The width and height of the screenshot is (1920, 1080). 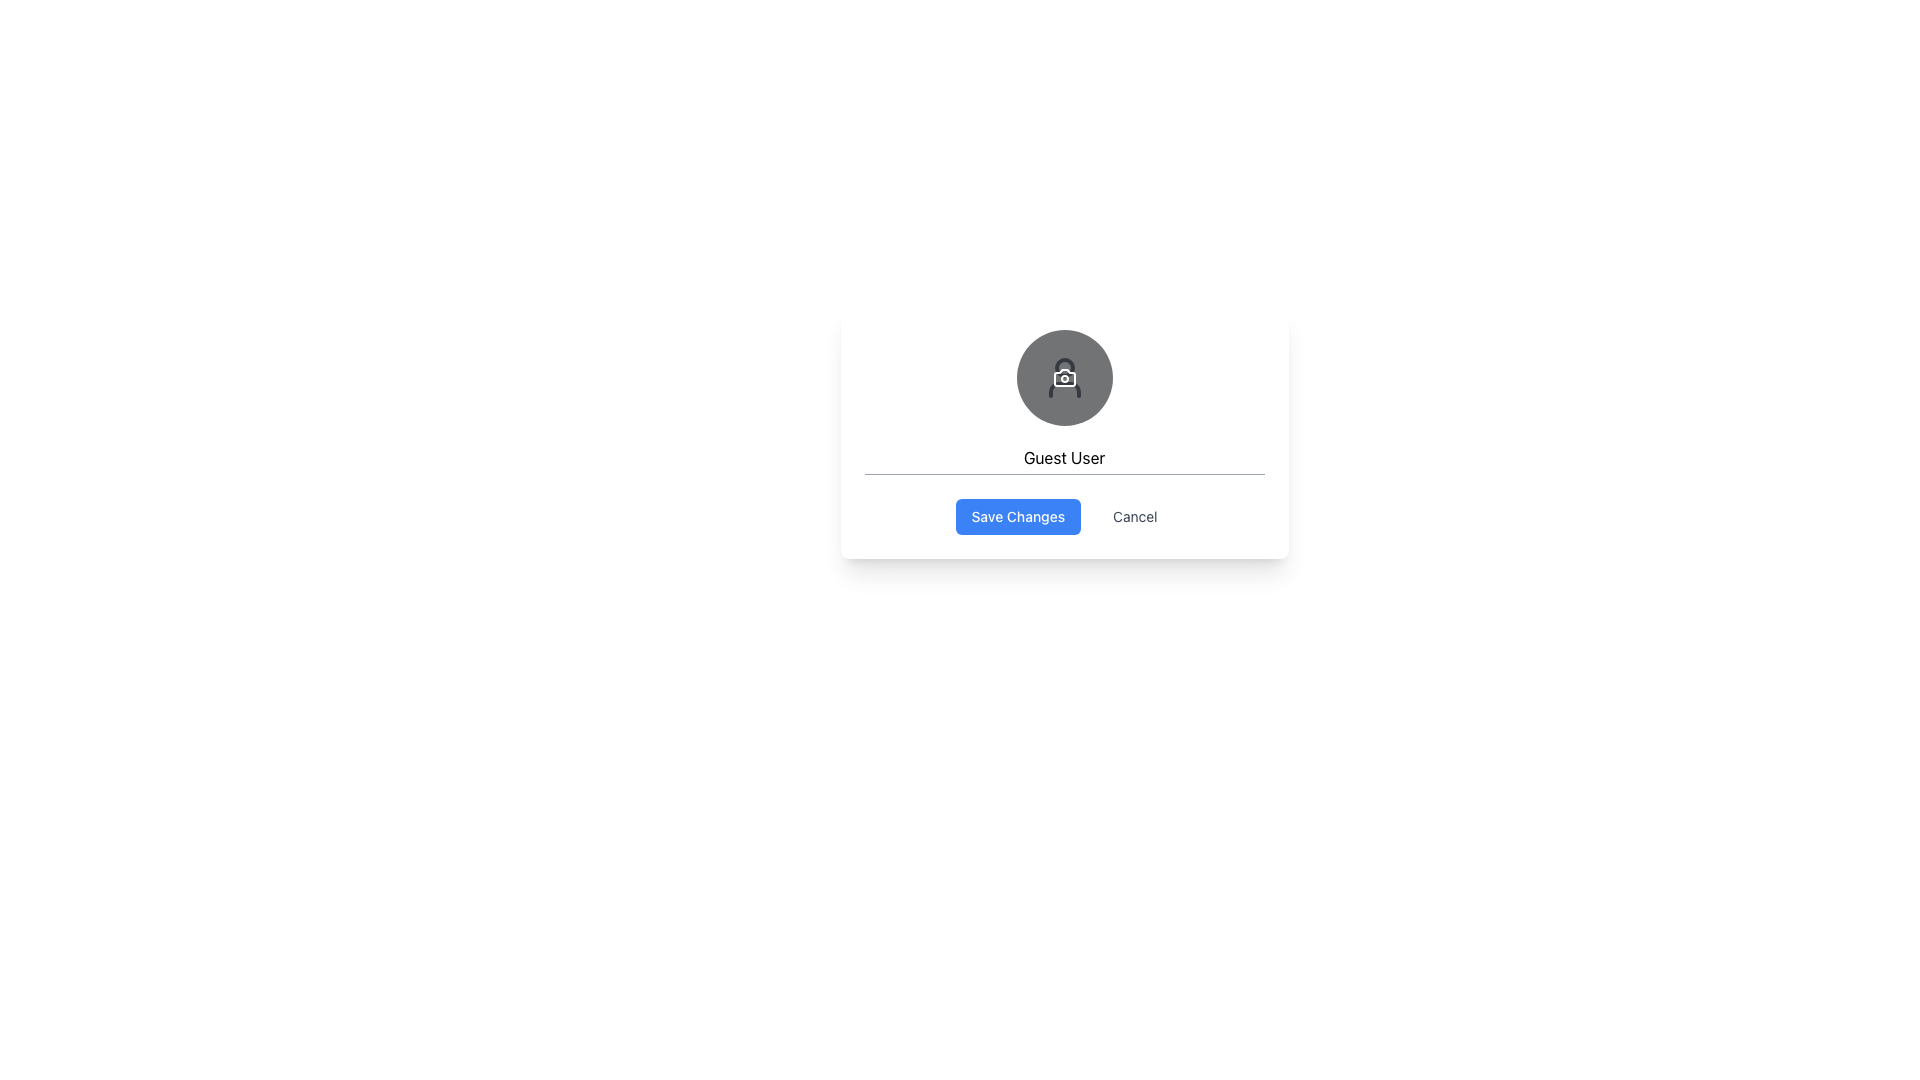 What do you see at coordinates (1063, 378) in the screenshot?
I see `the decorative camera icon in the avatar section of the dialog modal, positioned above the text 'Guest User'` at bounding box center [1063, 378].